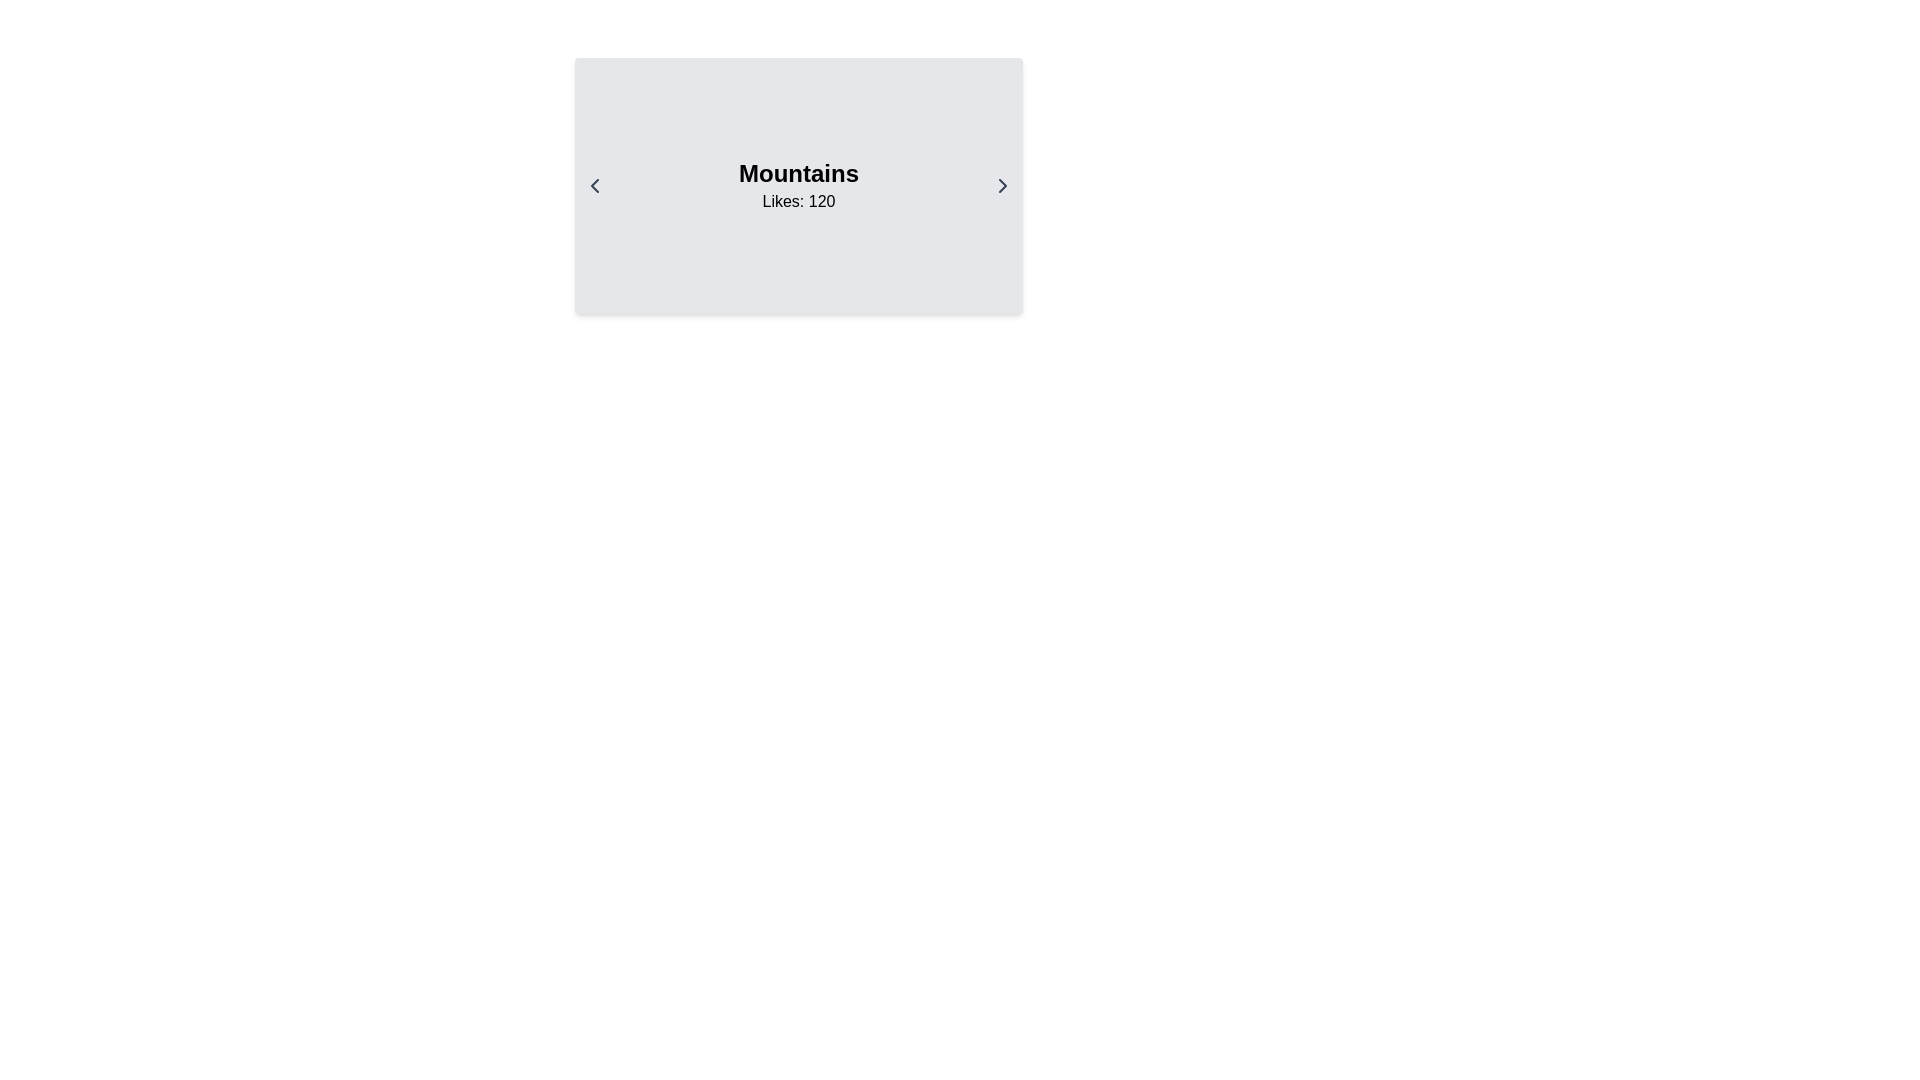 The height and width of the screenshot is (1080, 1920). Describe the element at coordinates (594, 185) in the screenshot. I see `the Icon (Chevron Left) located to the left of the text 'Mountains'` at that location.